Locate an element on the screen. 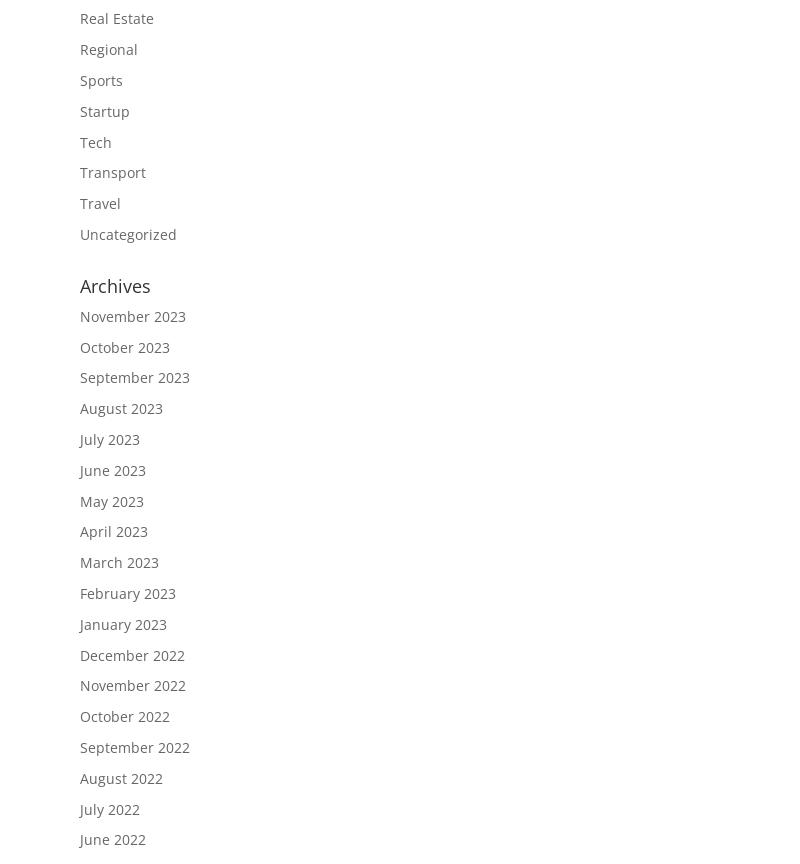 The height and width of the screenshot is (864, 800). 'March 2023' is located at coordinates (80, 561).